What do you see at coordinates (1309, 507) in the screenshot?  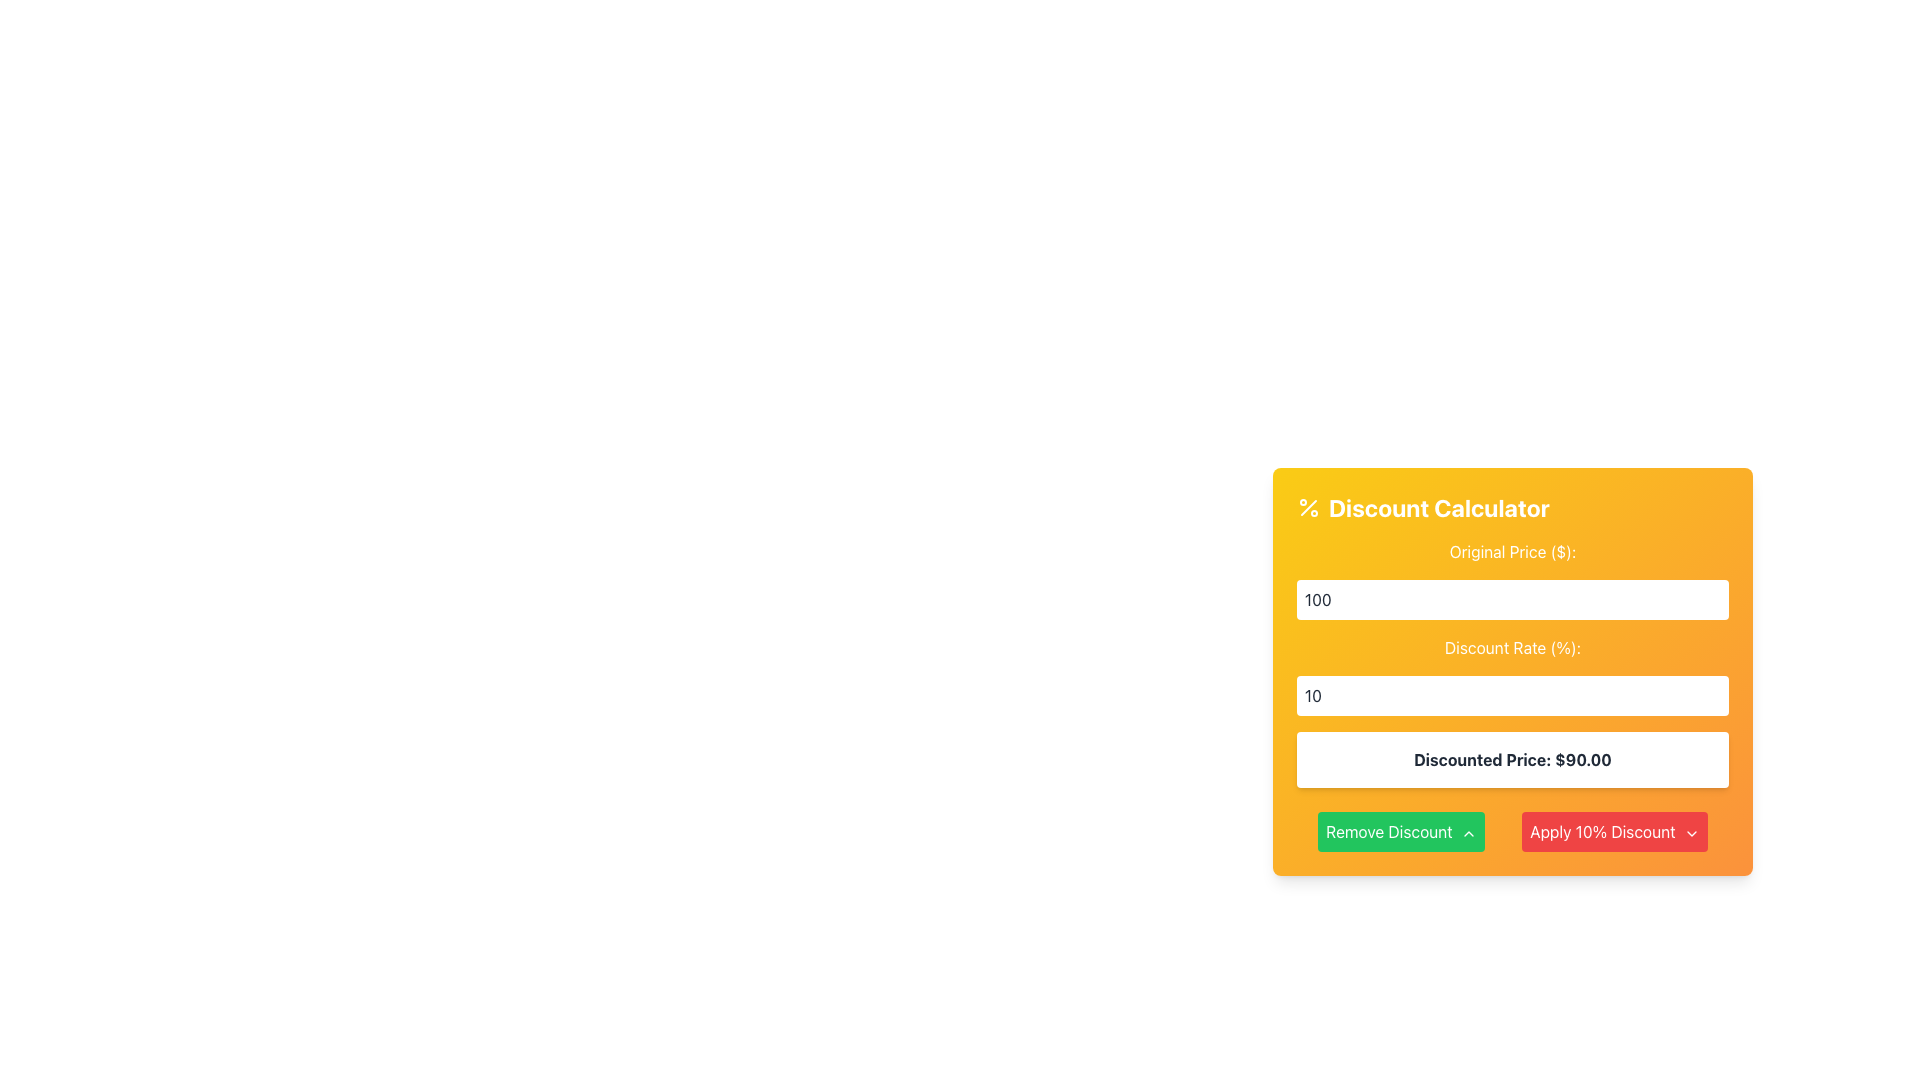 I see `the percentage symbol icon located in the header section of the discount calculator interface, which is positioned to the left of the title text 'Discount Calculator'` at bounding box center [1309, 507].